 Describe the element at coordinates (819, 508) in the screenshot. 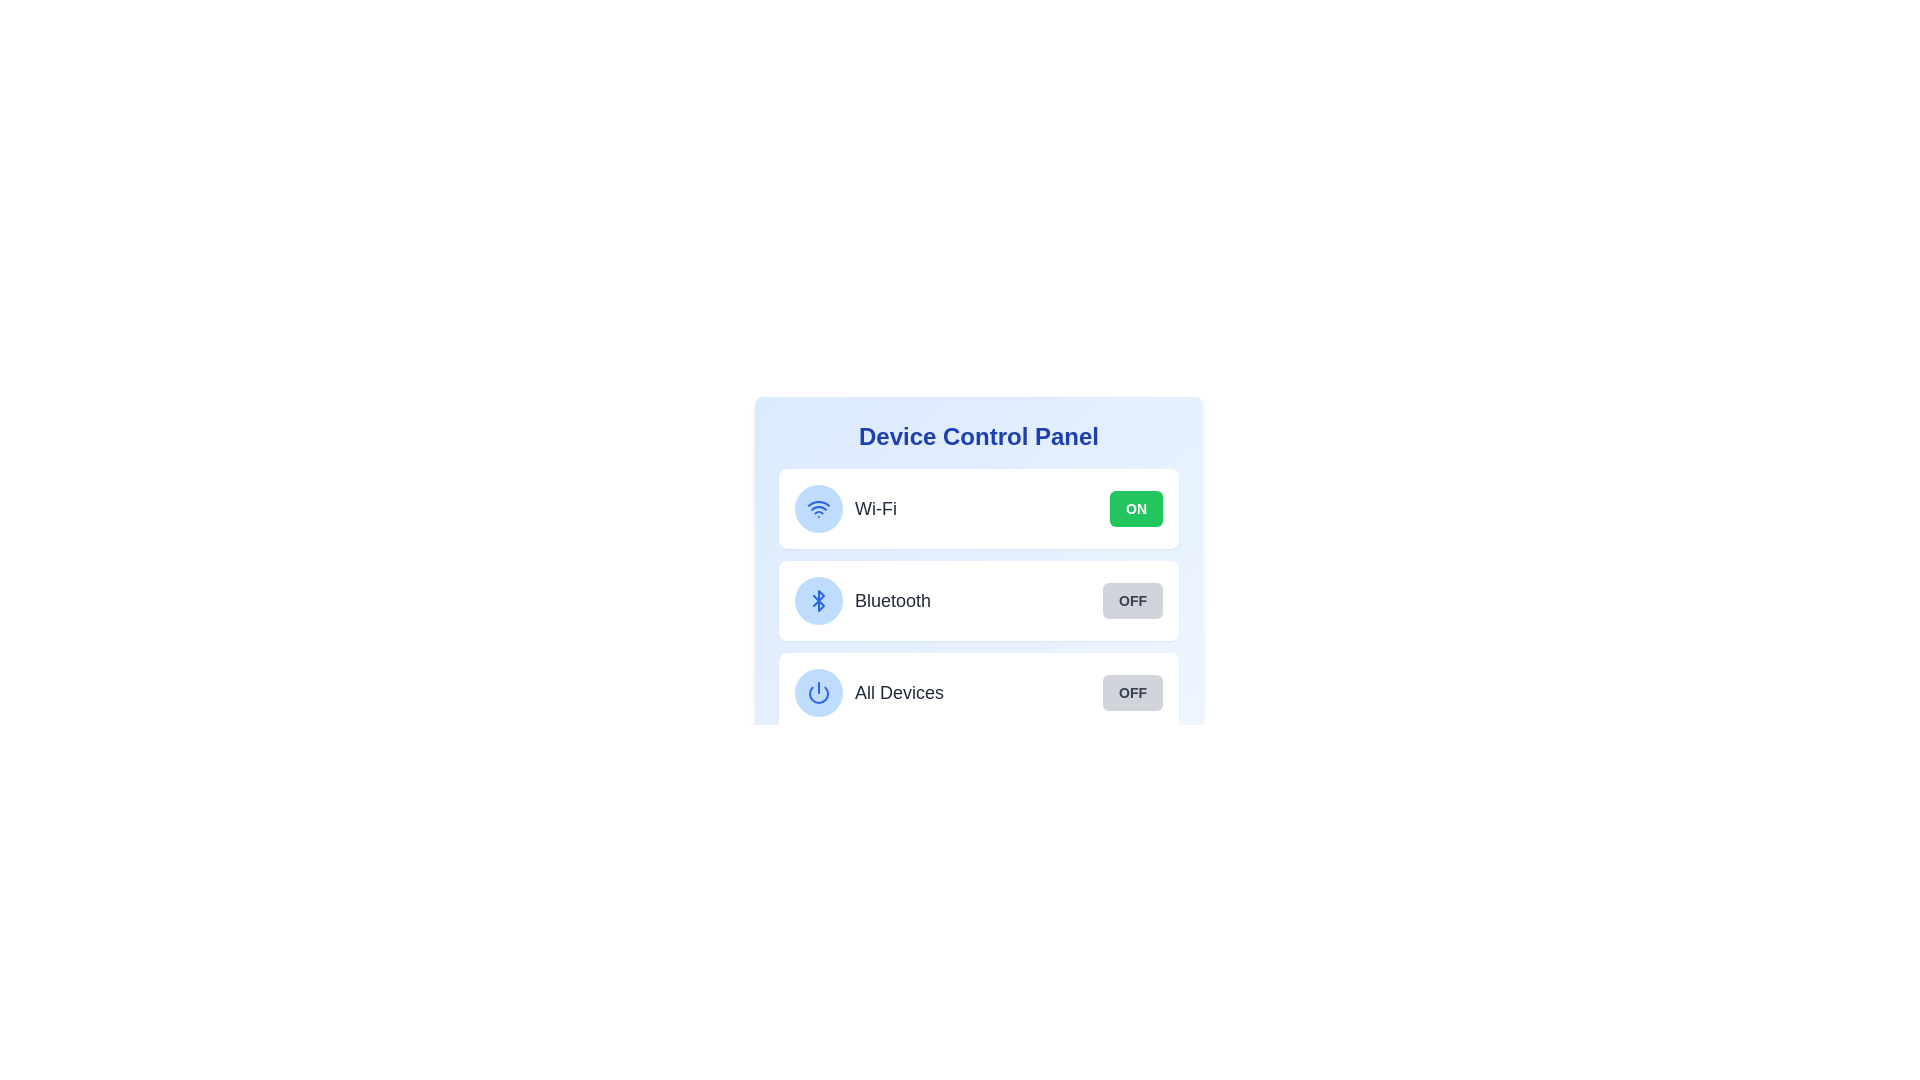

I see `the WiFi icon that visually represents the WiFi feature, located to the left of the 'Wi-Fi' text and aligned with it` at that location.